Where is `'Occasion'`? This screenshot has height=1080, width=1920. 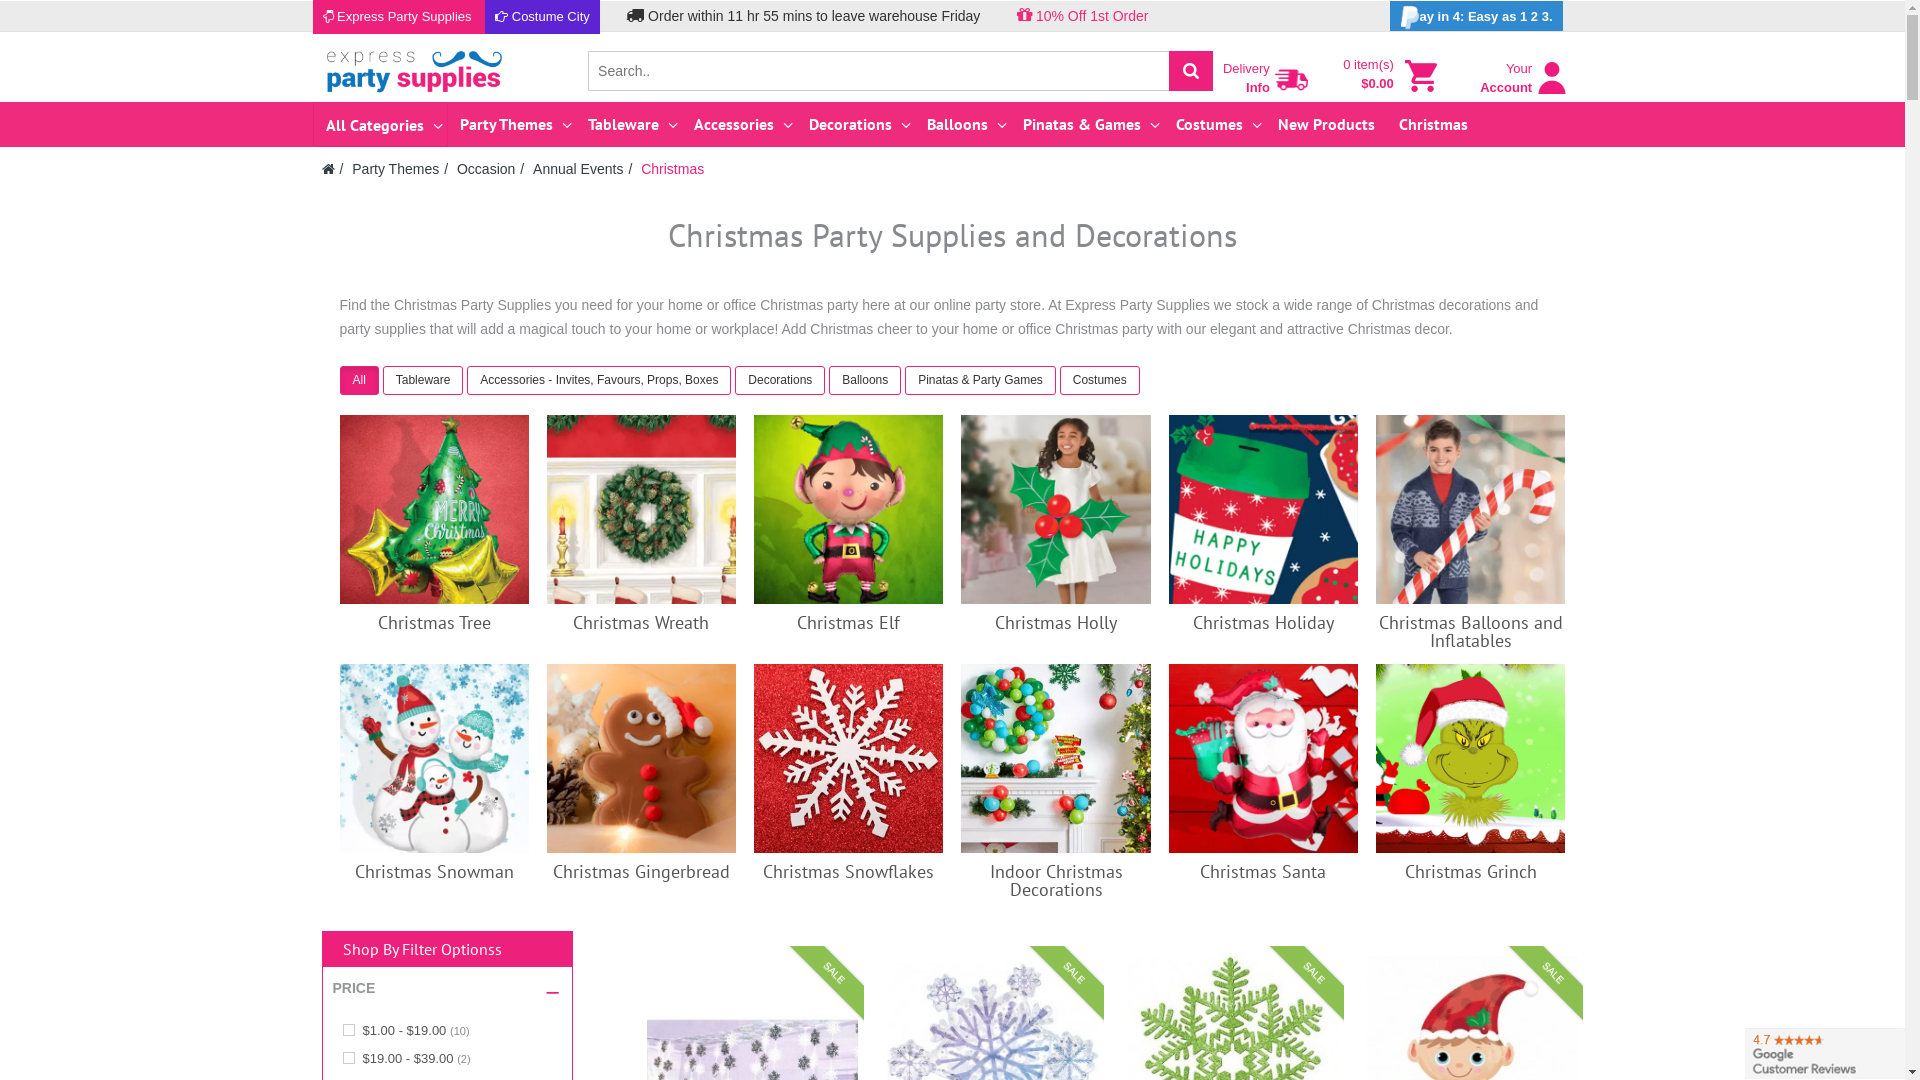
'Occasion' is located at coordinates (455, 168).